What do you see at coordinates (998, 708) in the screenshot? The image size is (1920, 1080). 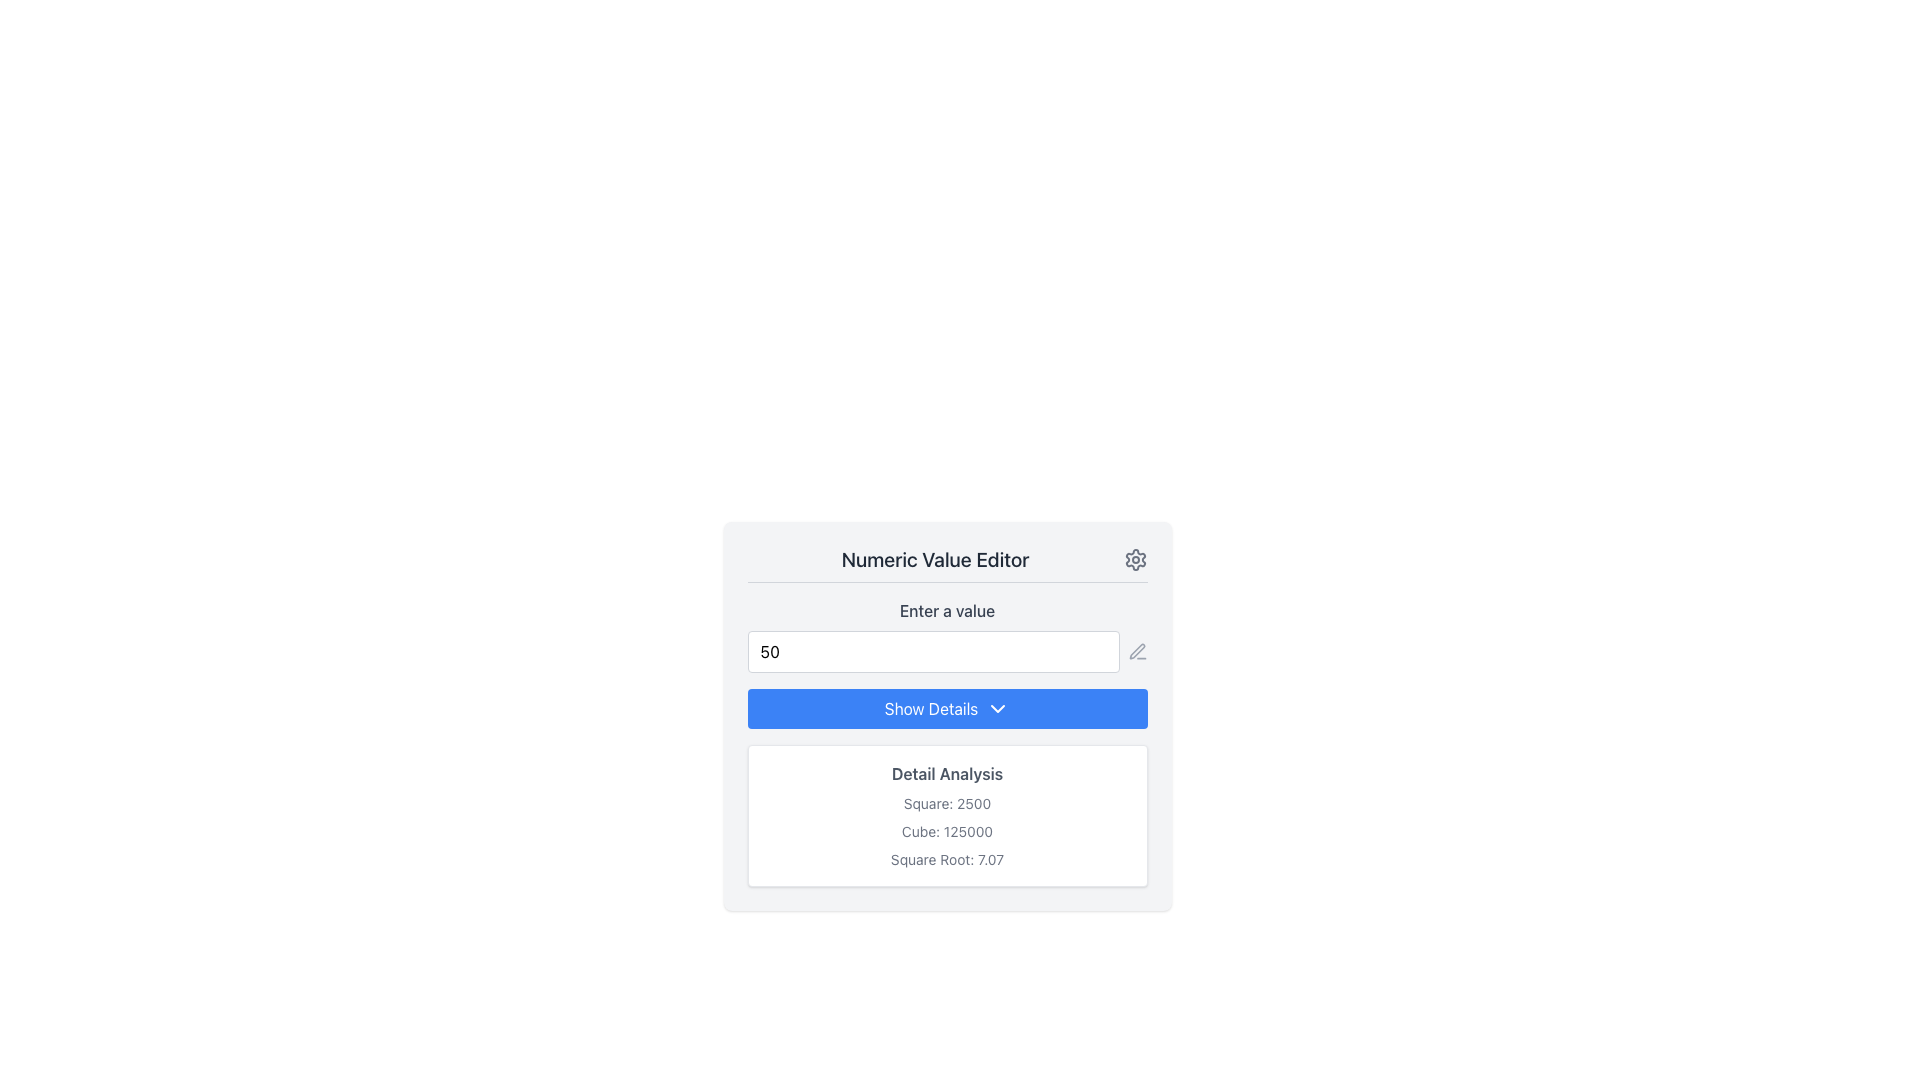 I see `the rightward-pointing chevron icon inside the blue 'Show Details' button, indicating a toggle functionality` at bounding box center [998, 708].